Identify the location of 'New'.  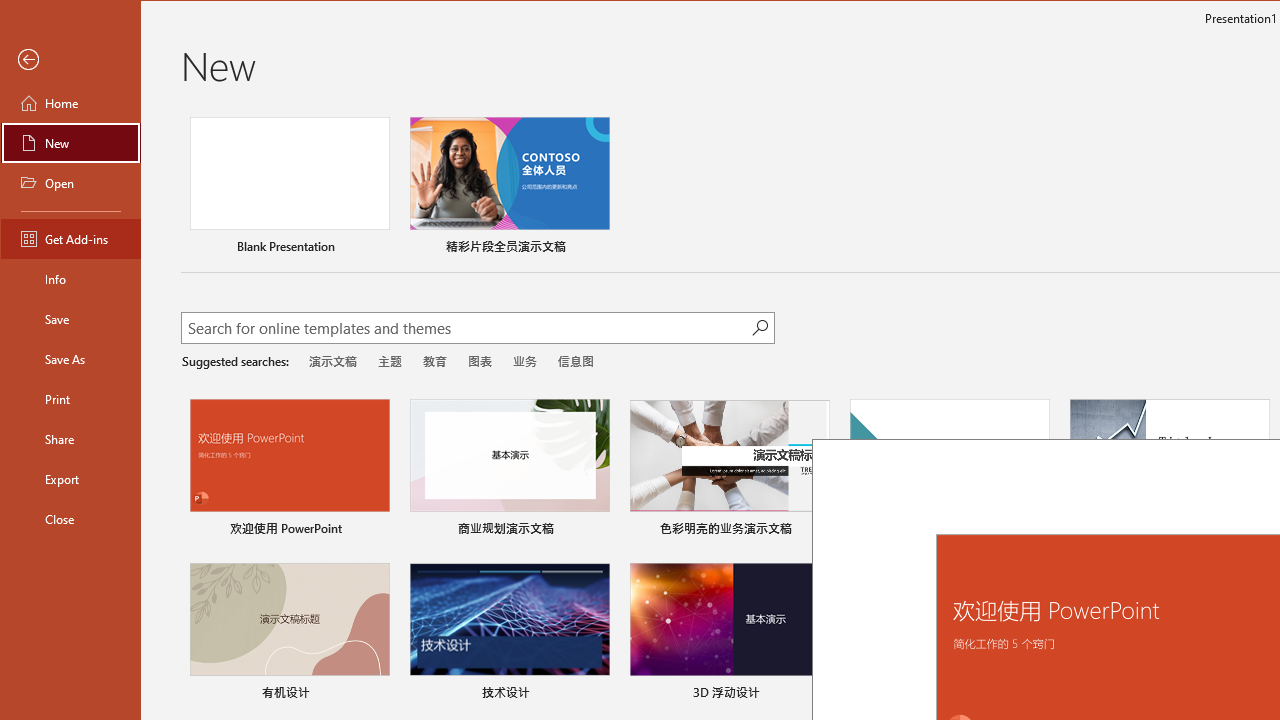
(71, 141).